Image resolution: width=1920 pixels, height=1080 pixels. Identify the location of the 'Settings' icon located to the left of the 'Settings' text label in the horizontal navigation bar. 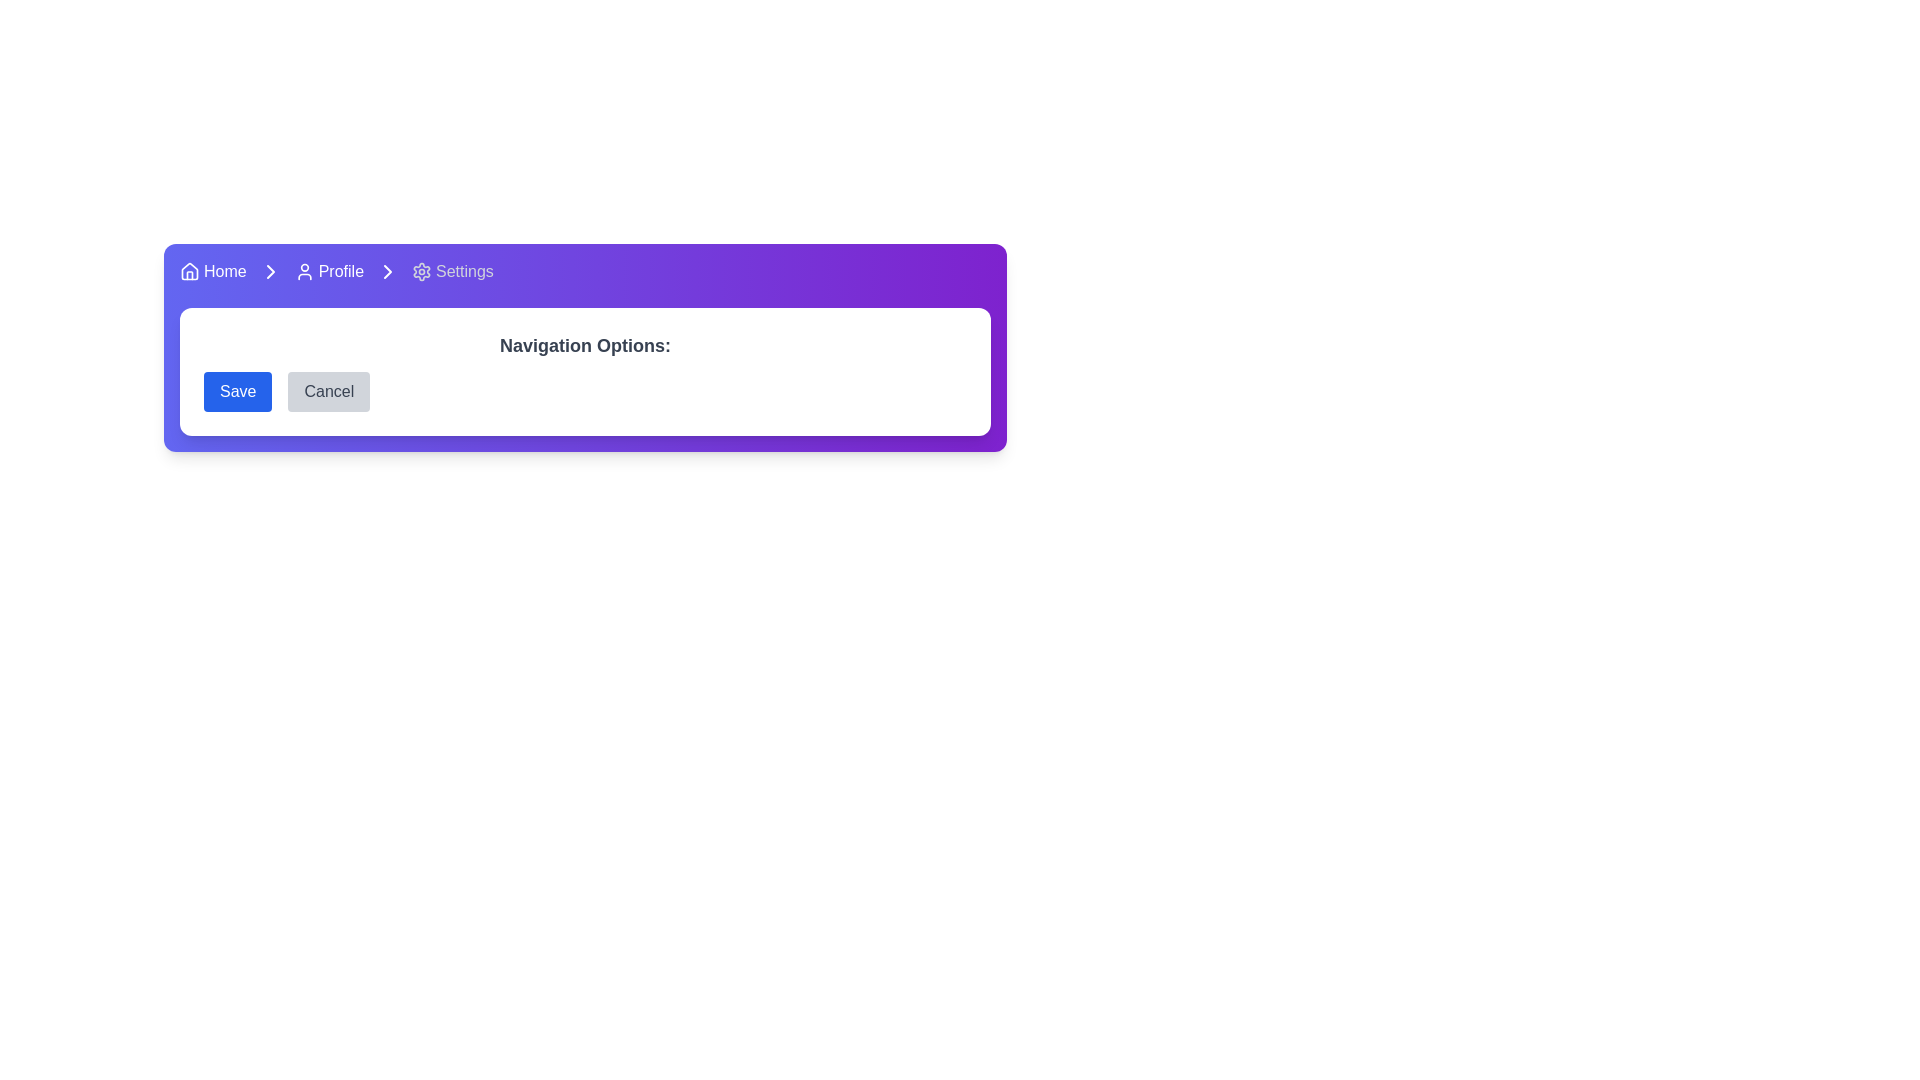
(421, 272).